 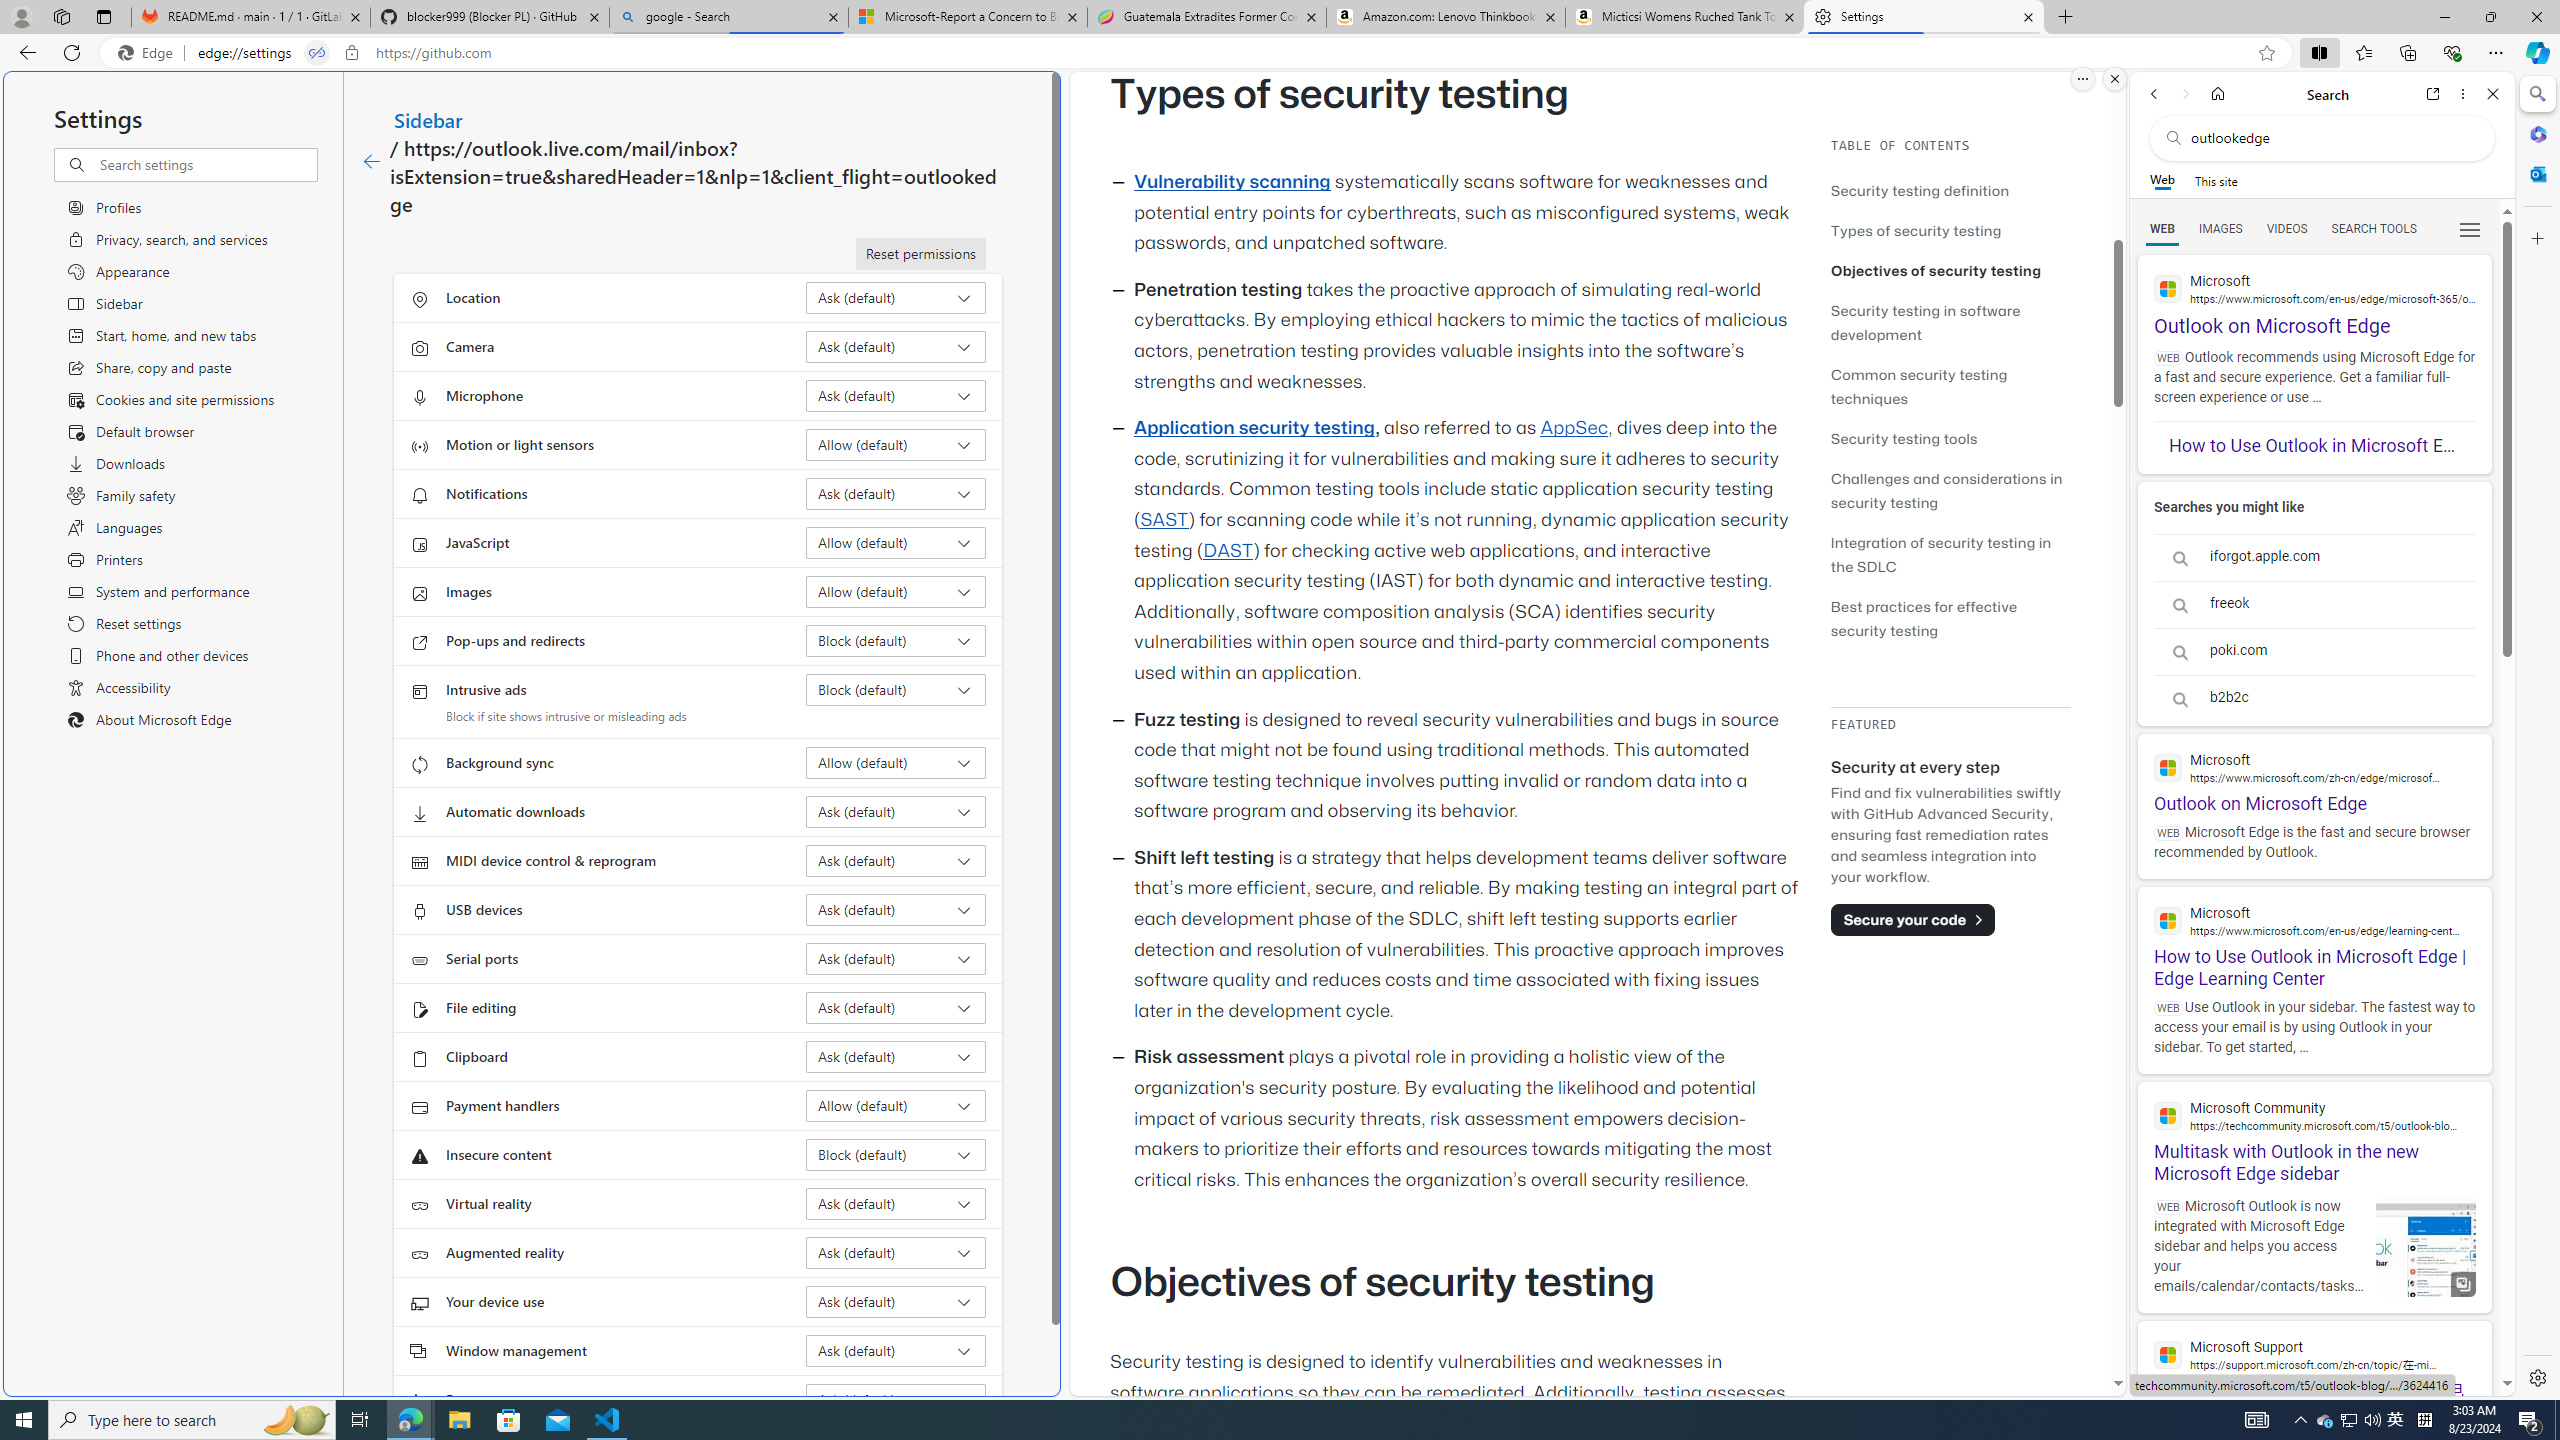 I want to click on 'Edge', so click(x=148, y=53).